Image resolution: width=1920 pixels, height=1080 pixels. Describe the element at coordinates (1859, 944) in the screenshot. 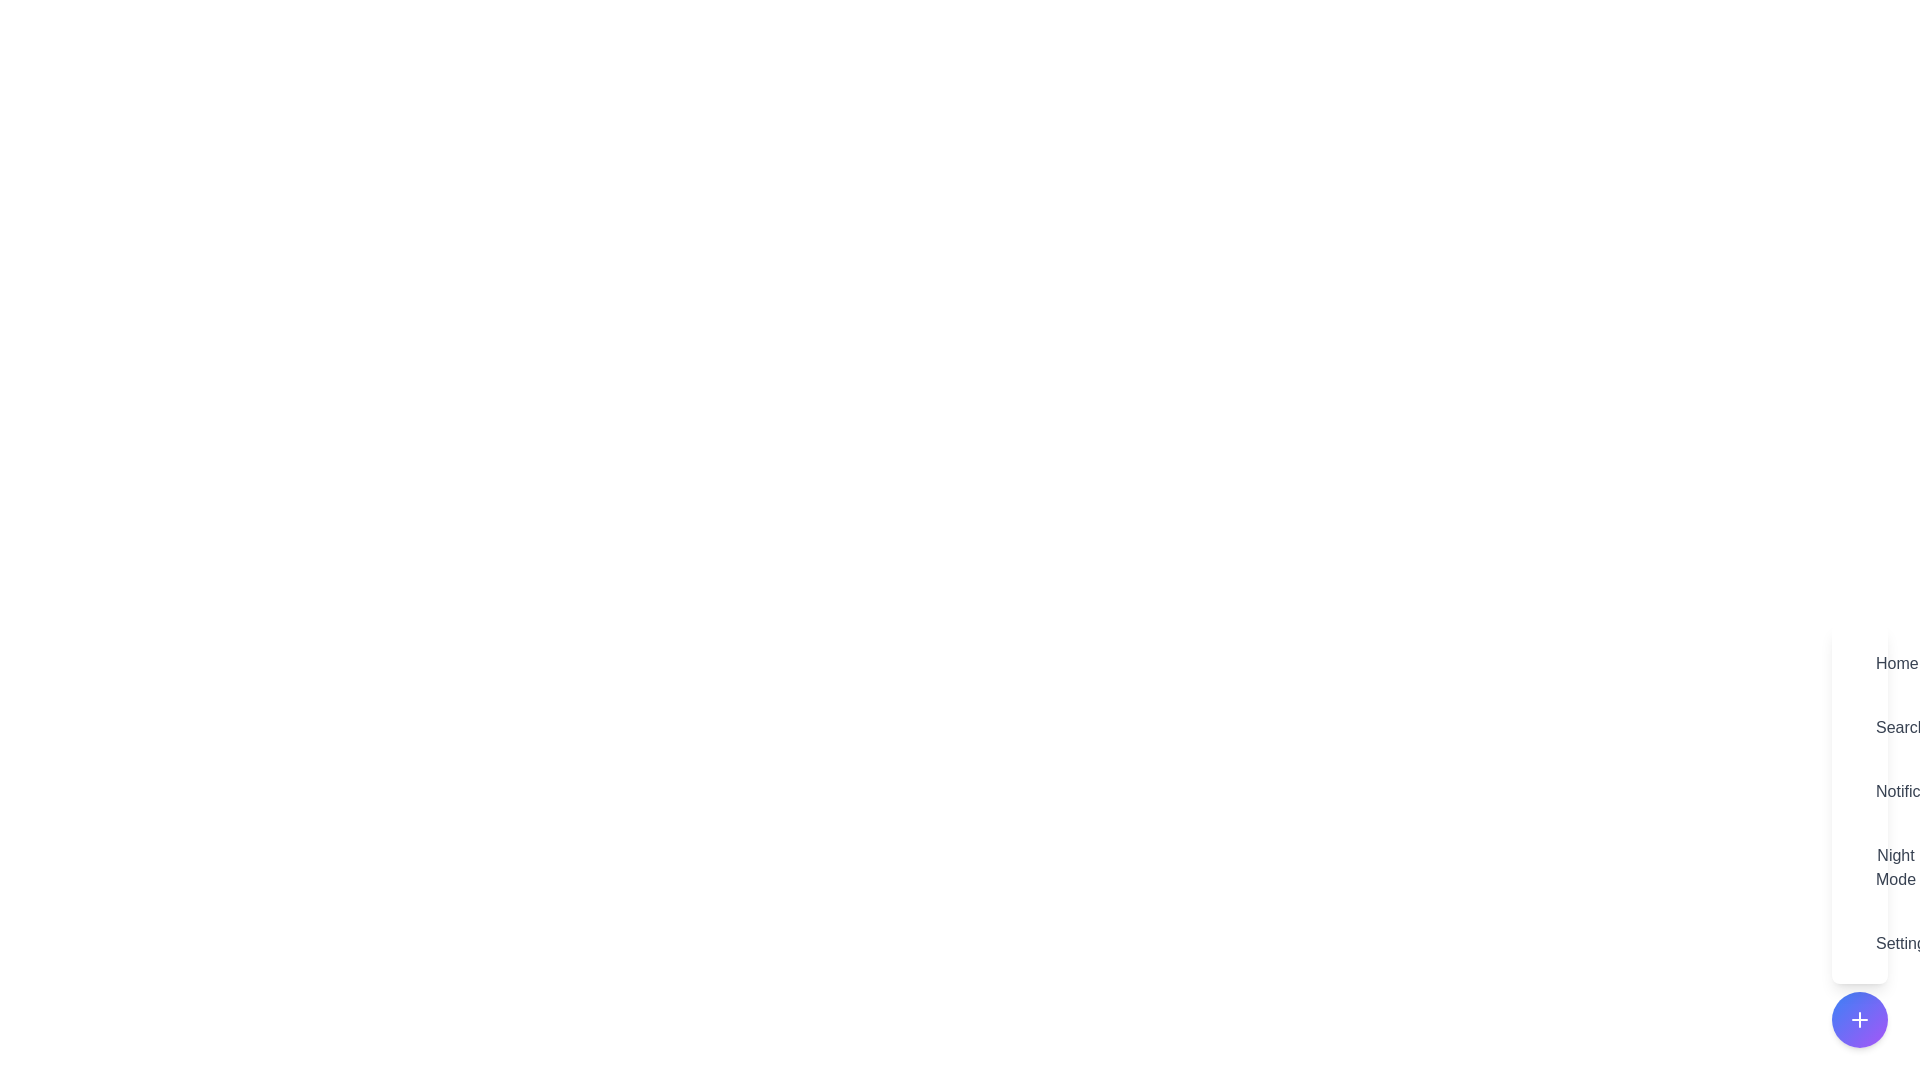

I see `the menu item labeled Settings` at that location.